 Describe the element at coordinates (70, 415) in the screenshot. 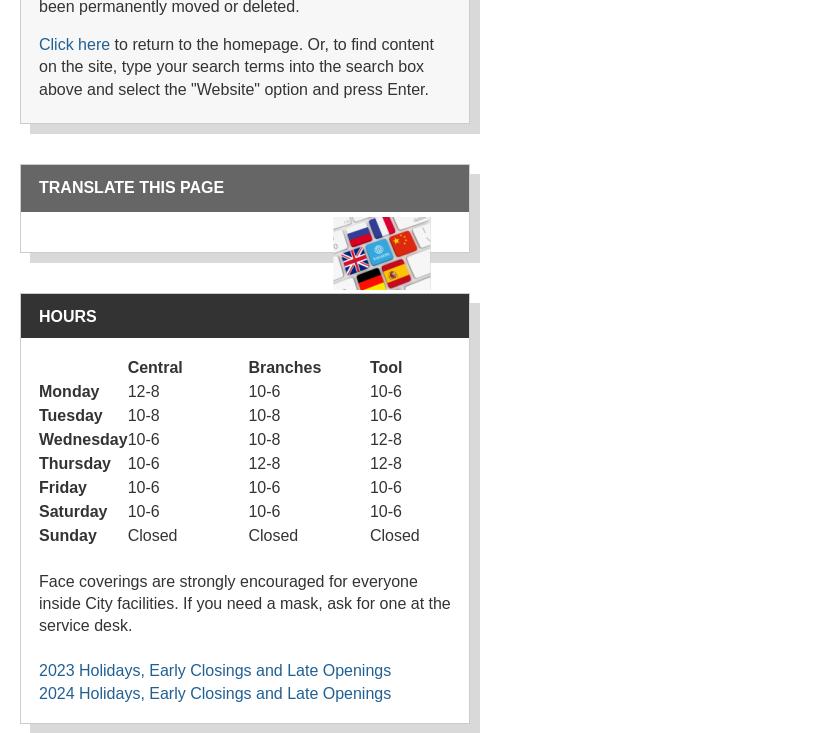

I see `'Tuesday'` at that location.